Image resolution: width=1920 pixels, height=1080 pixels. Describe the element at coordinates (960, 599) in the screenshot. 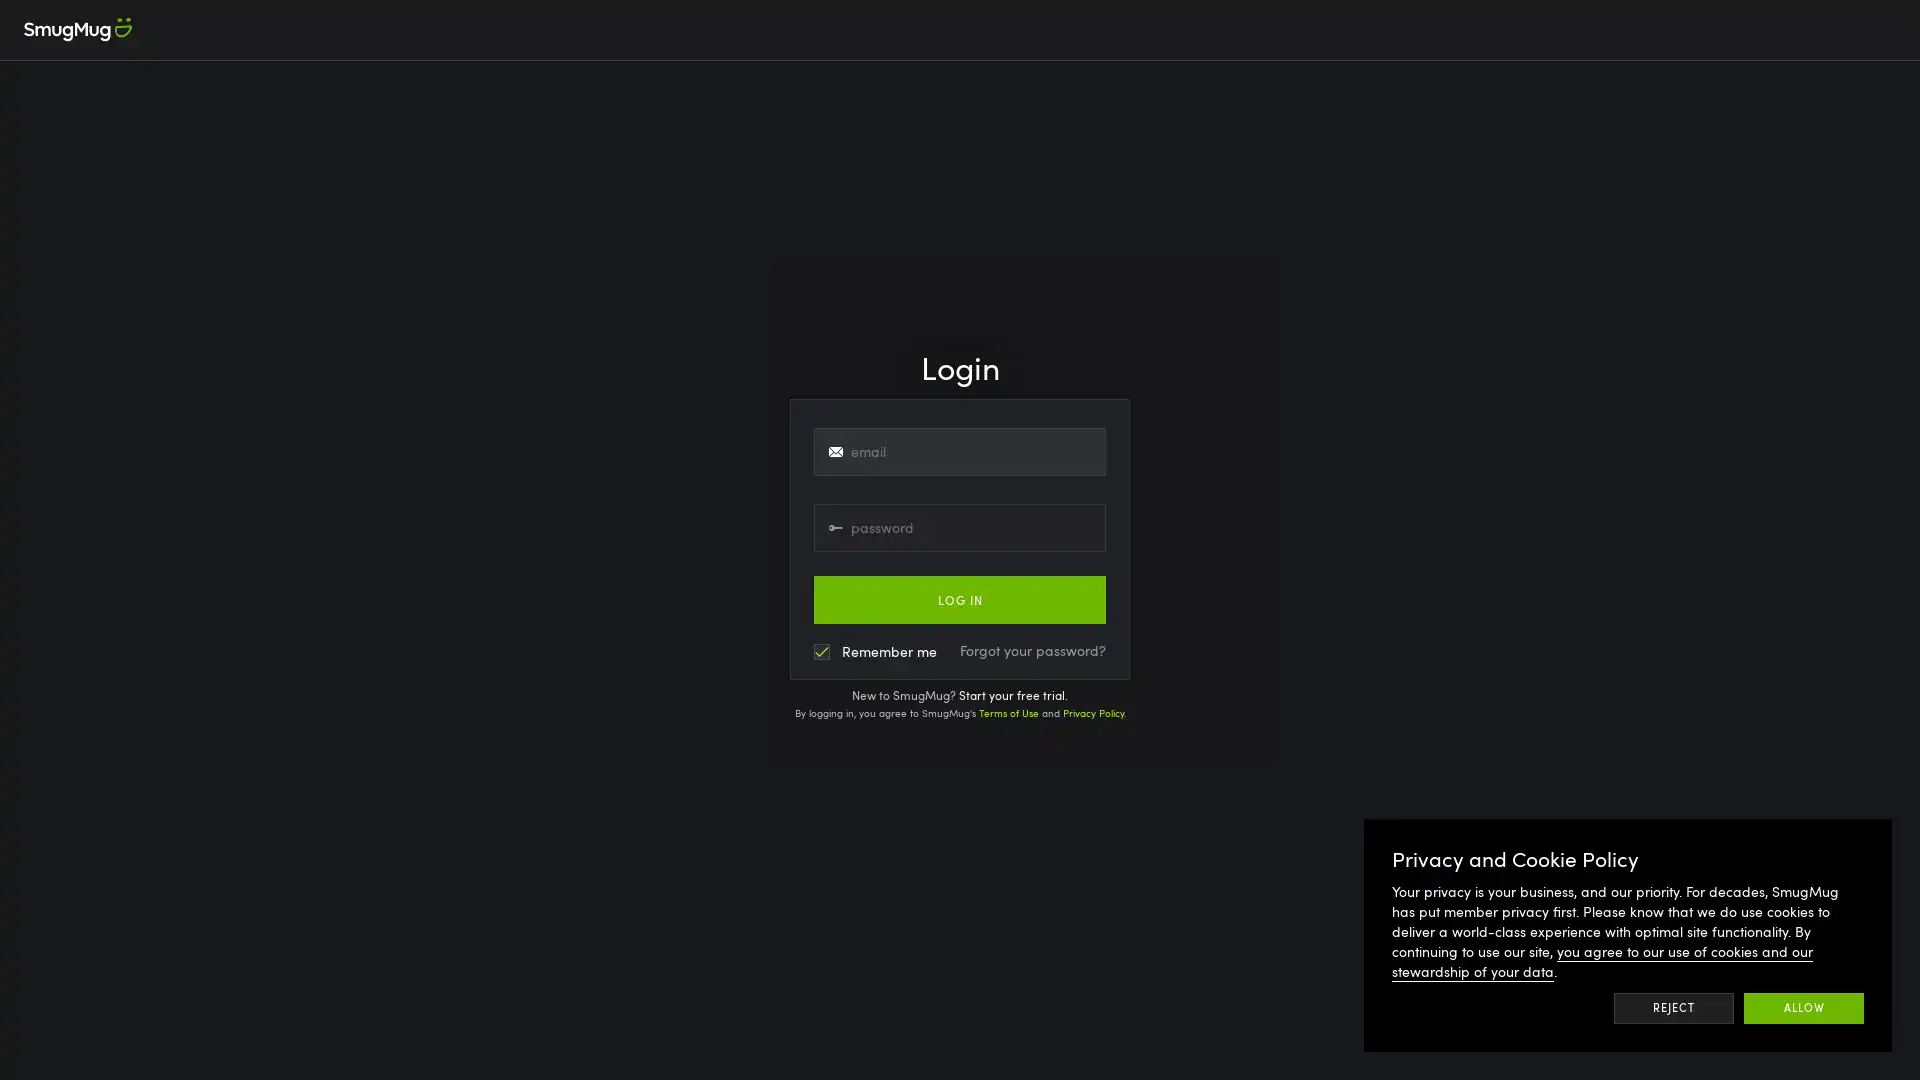

I see `LOG IN` at that location.